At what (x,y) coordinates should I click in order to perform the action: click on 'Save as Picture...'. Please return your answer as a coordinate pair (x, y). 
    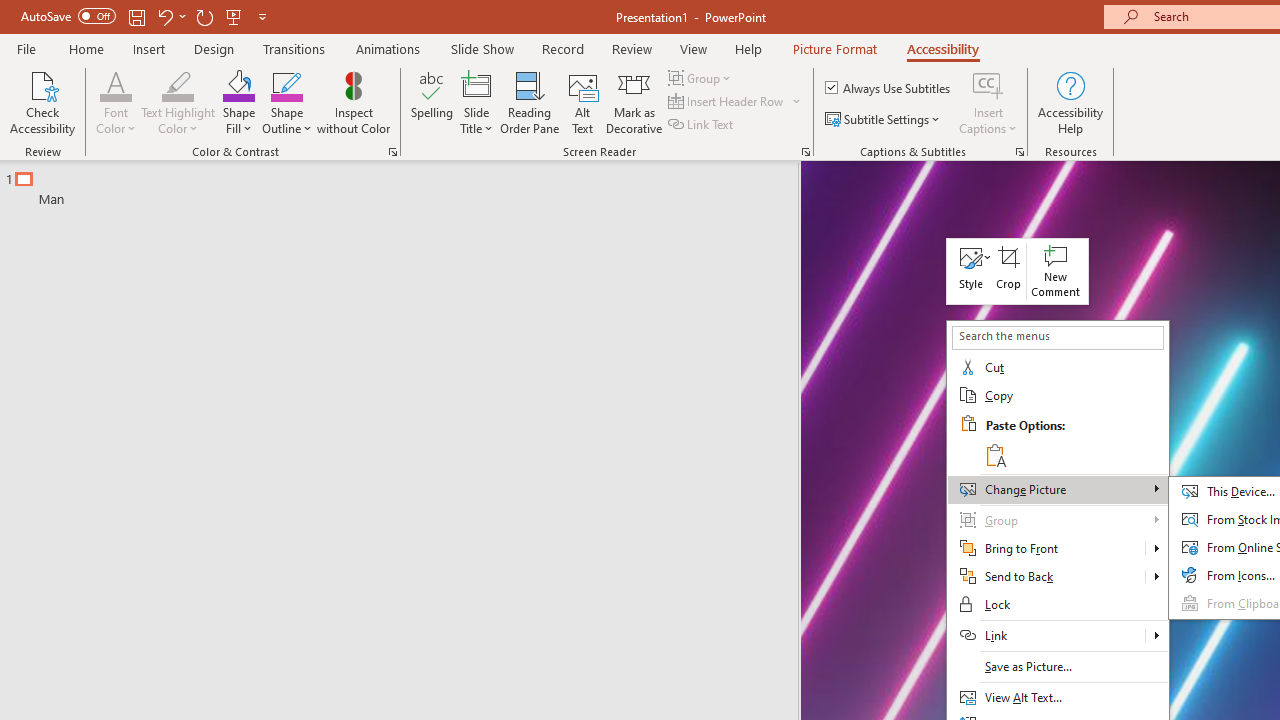
    Looking at the image, I should click on (1056, 667).